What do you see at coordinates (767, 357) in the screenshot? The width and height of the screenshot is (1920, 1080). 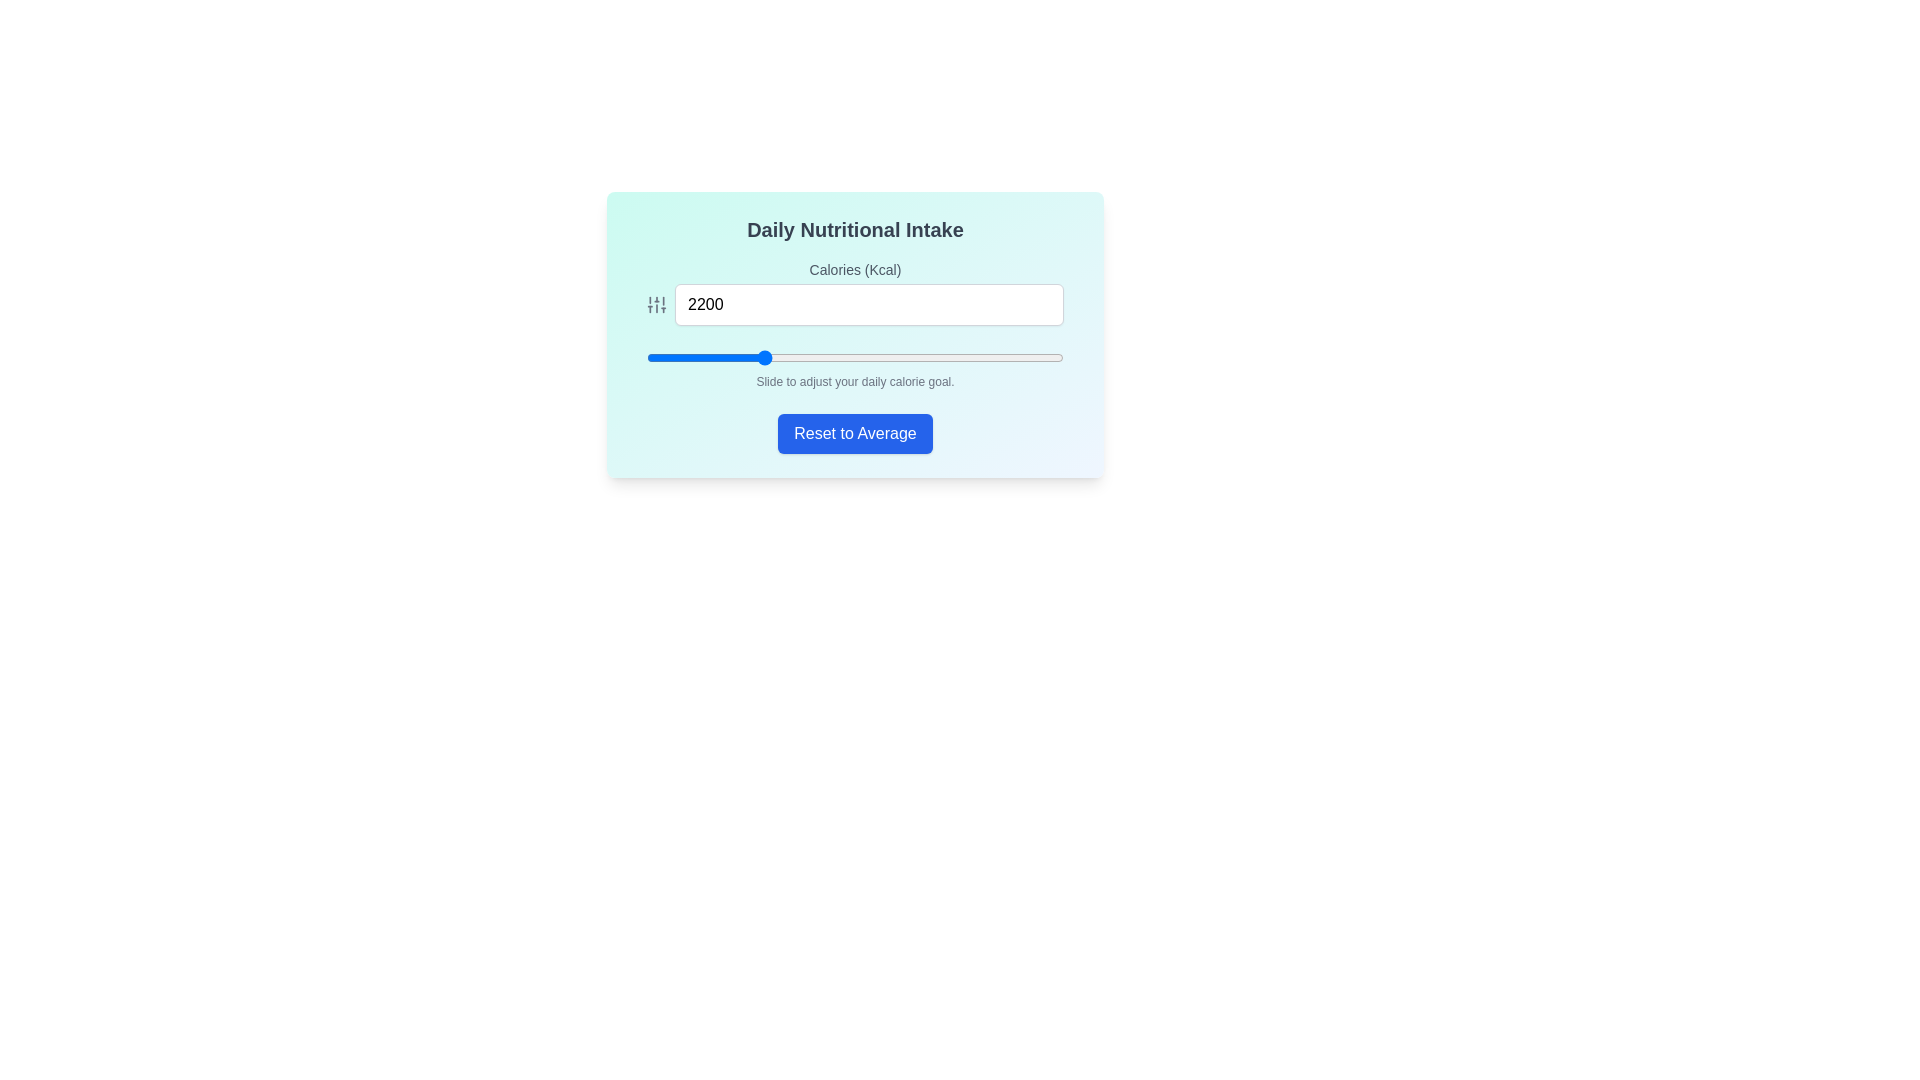 I see `daily calorie intake goal` at bounding box center [767, 357].